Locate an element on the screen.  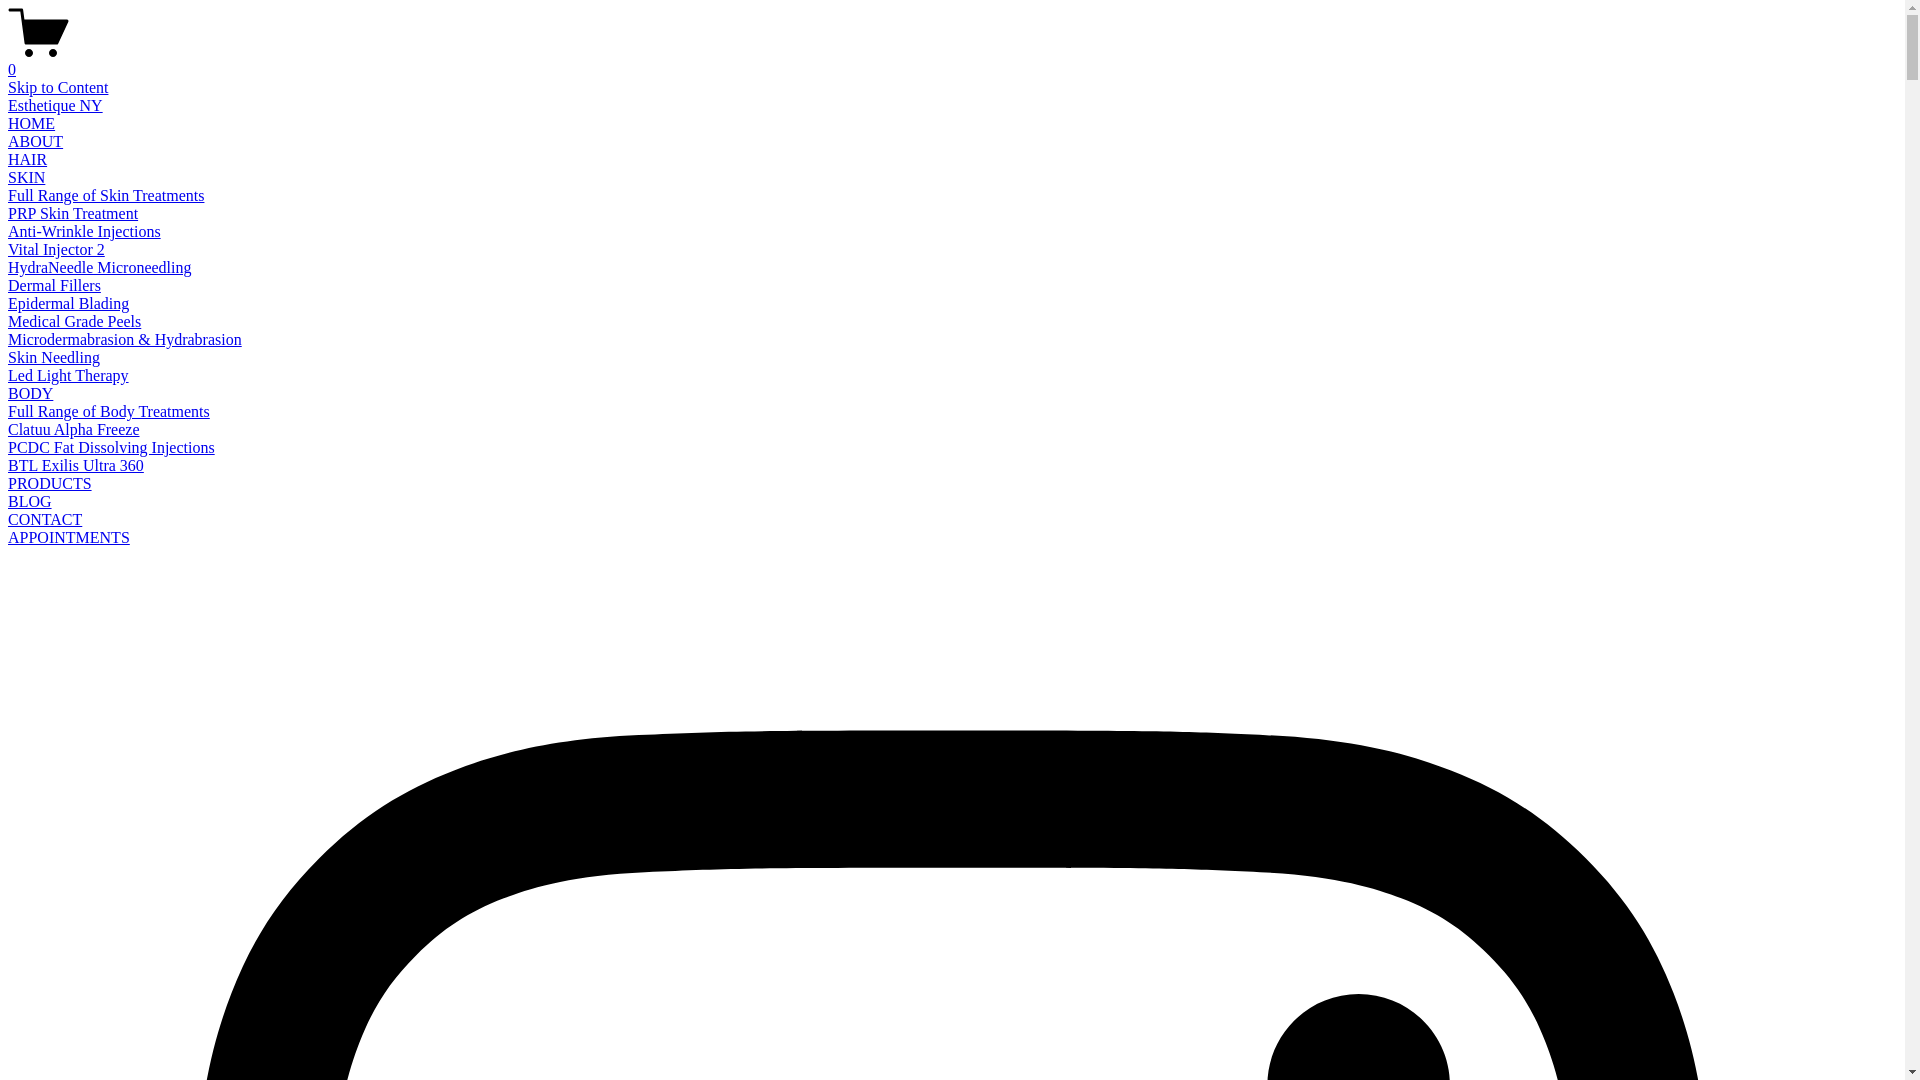
'ABOUT' is located at coordinates (35, 140).